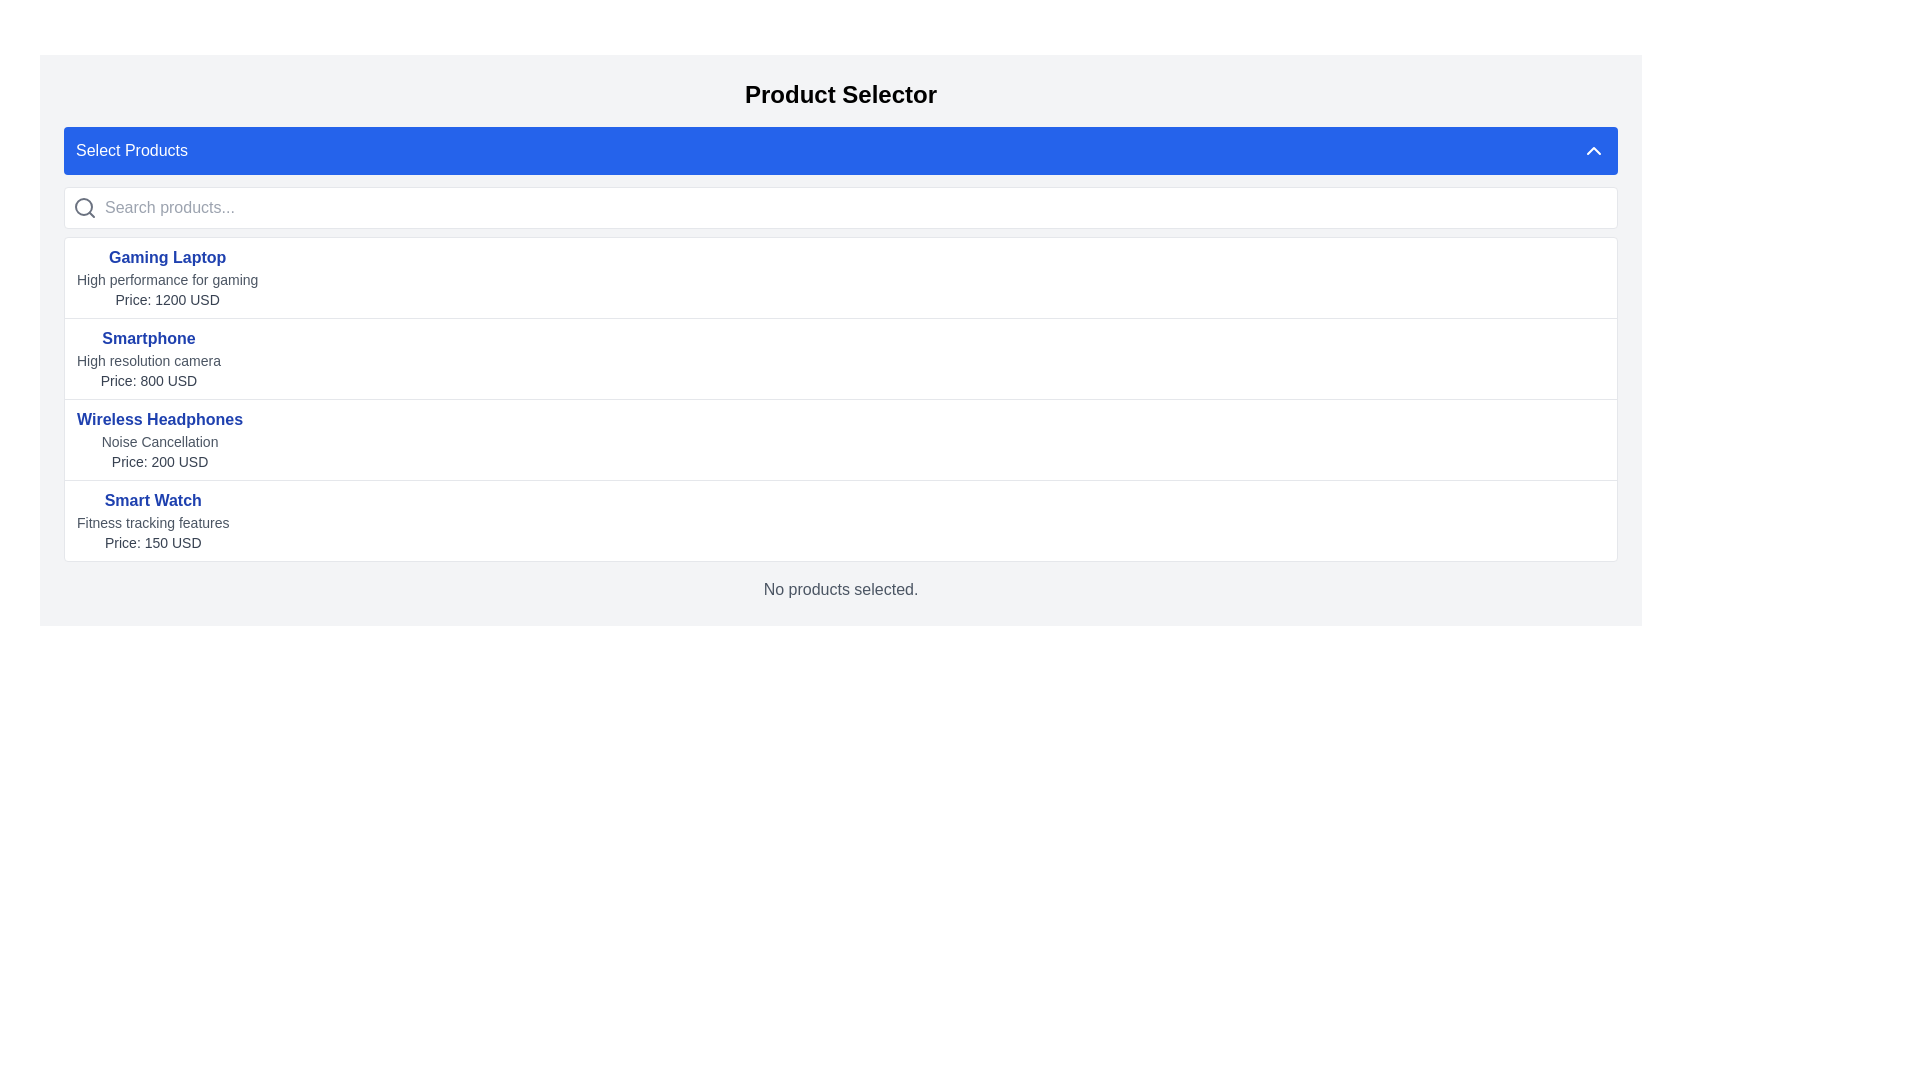  I want to click on the text label displaying 'Price: 150 USD', which is positioned under 'Fitness tracking features' for the Smart Watch product, so click(152, 543).